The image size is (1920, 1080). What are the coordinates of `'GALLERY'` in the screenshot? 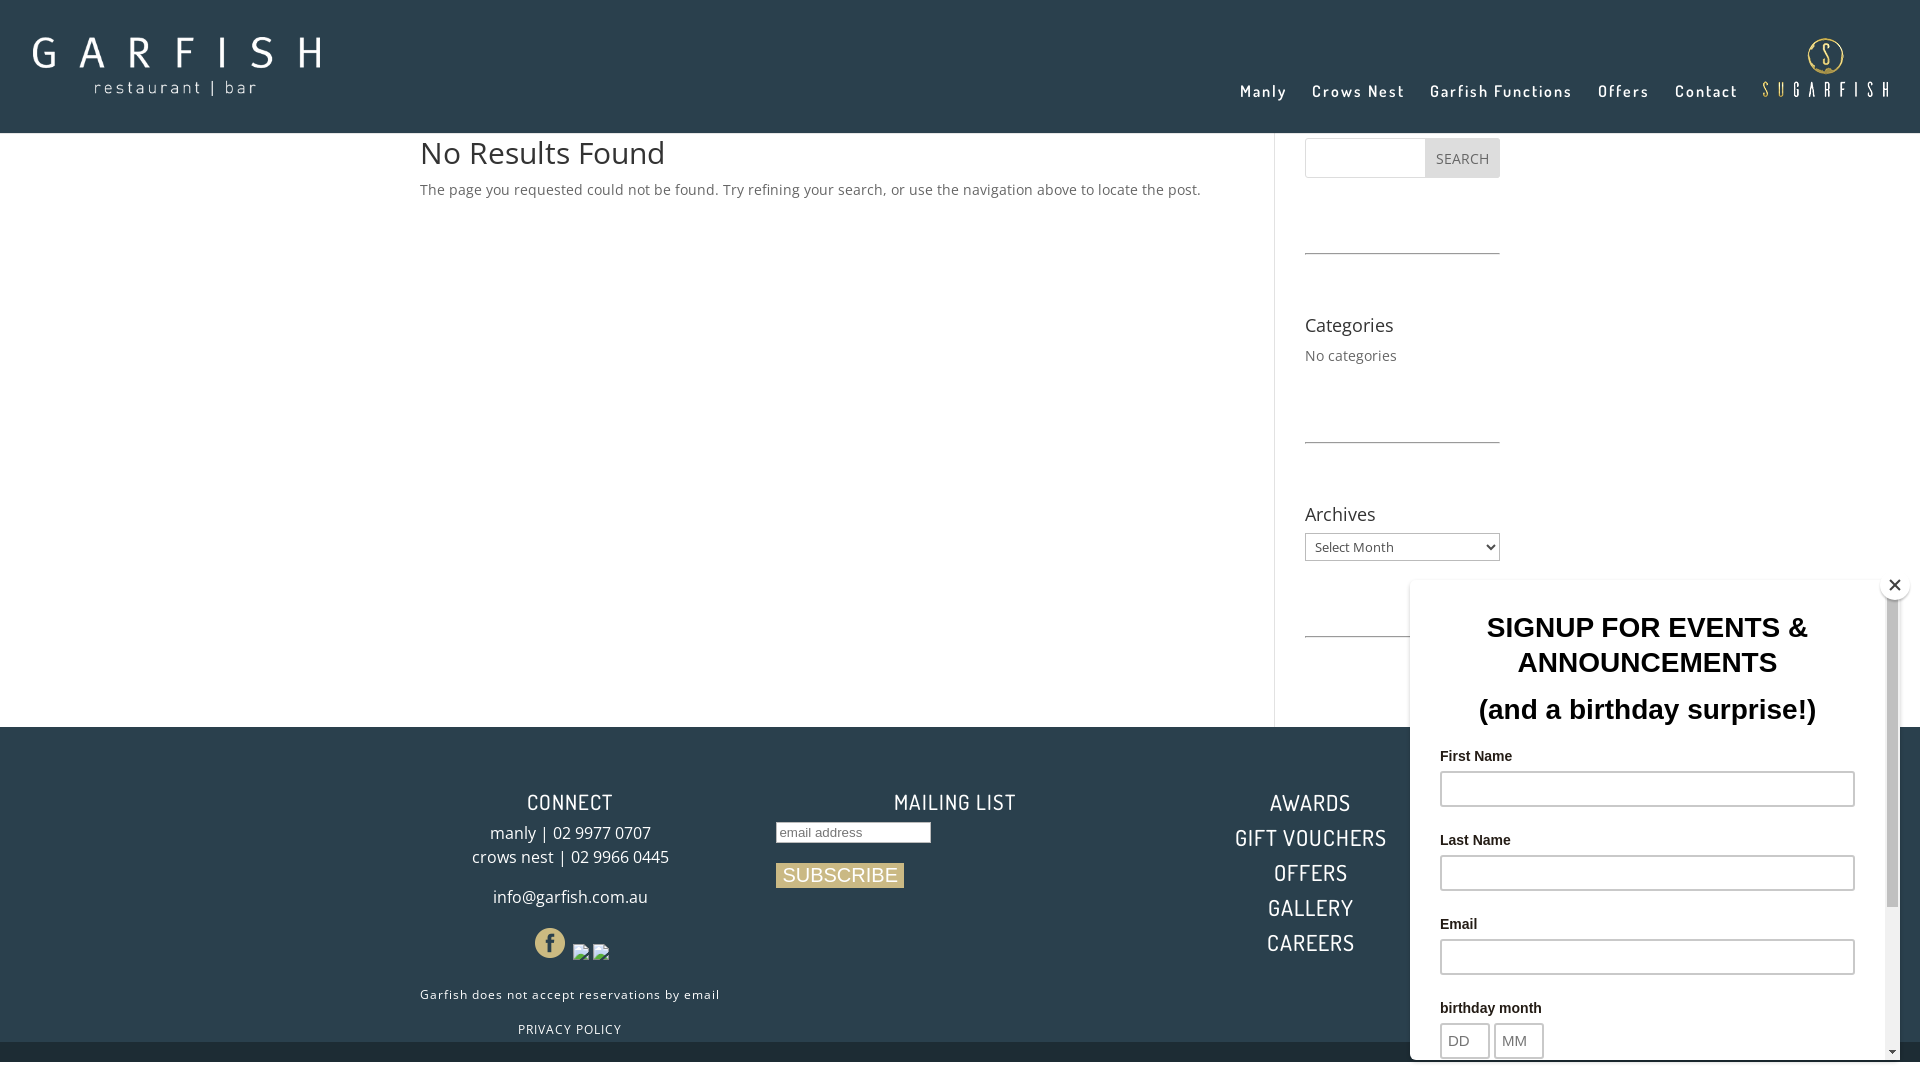 It's located at (1266, 906).